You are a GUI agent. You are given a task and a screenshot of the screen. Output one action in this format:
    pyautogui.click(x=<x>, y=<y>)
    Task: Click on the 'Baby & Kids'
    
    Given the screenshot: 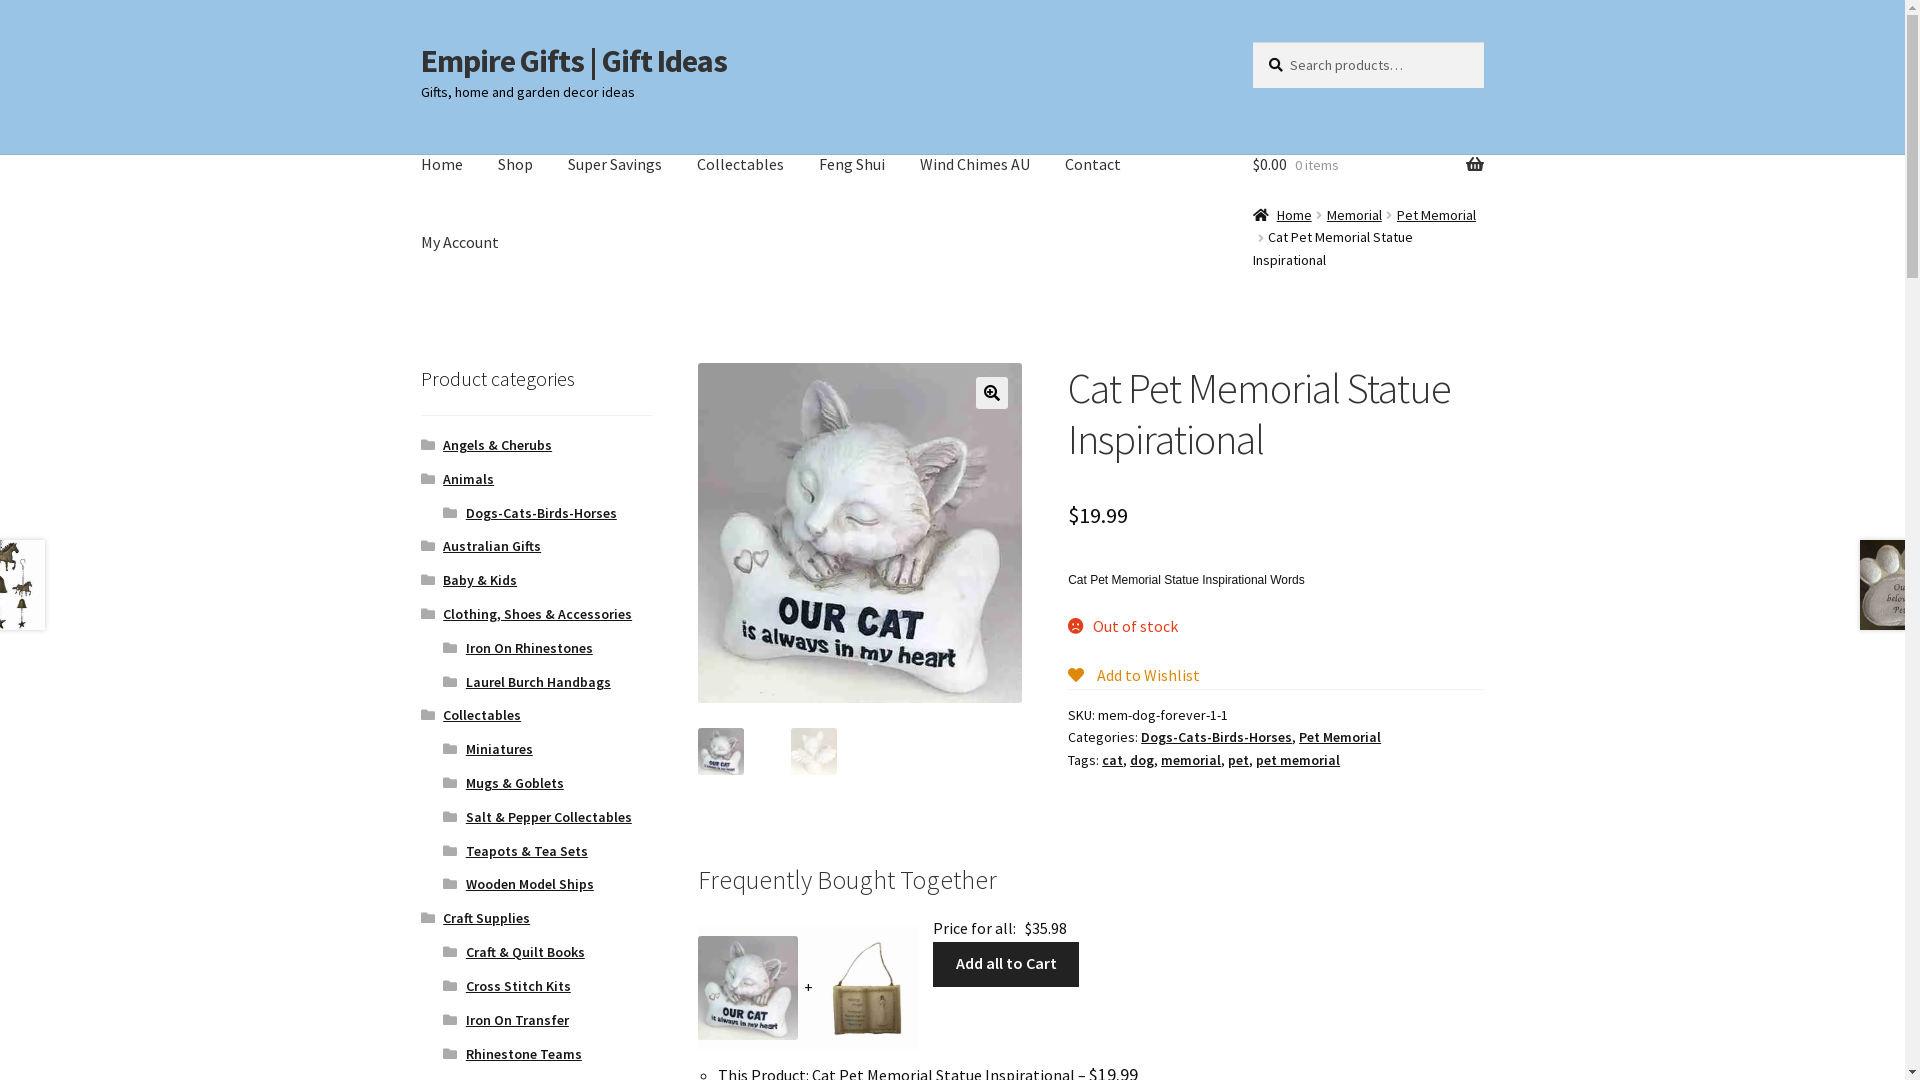 What is the action you would take?
    pyautogui.click(x=480, y=579)
    